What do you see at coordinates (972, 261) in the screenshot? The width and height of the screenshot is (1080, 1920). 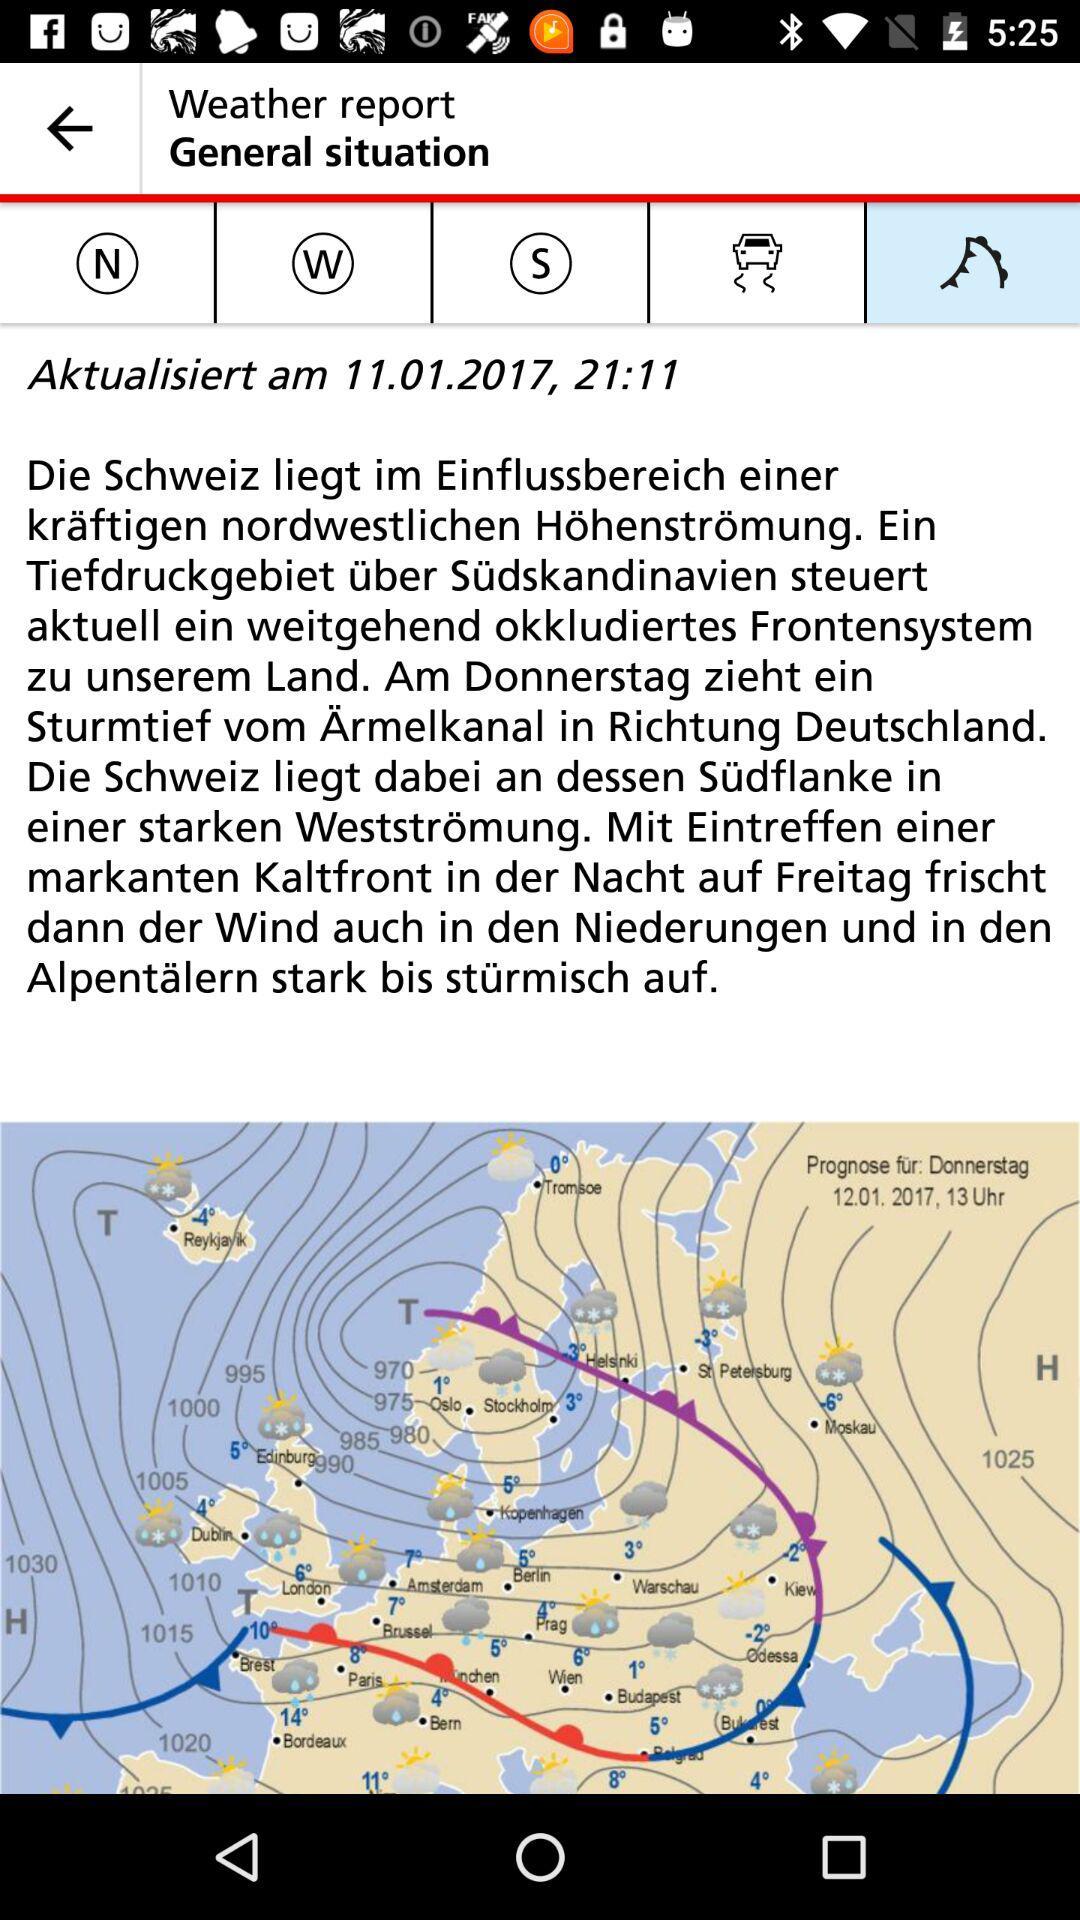 I see `the font icon` at bounding box center [972, 261].